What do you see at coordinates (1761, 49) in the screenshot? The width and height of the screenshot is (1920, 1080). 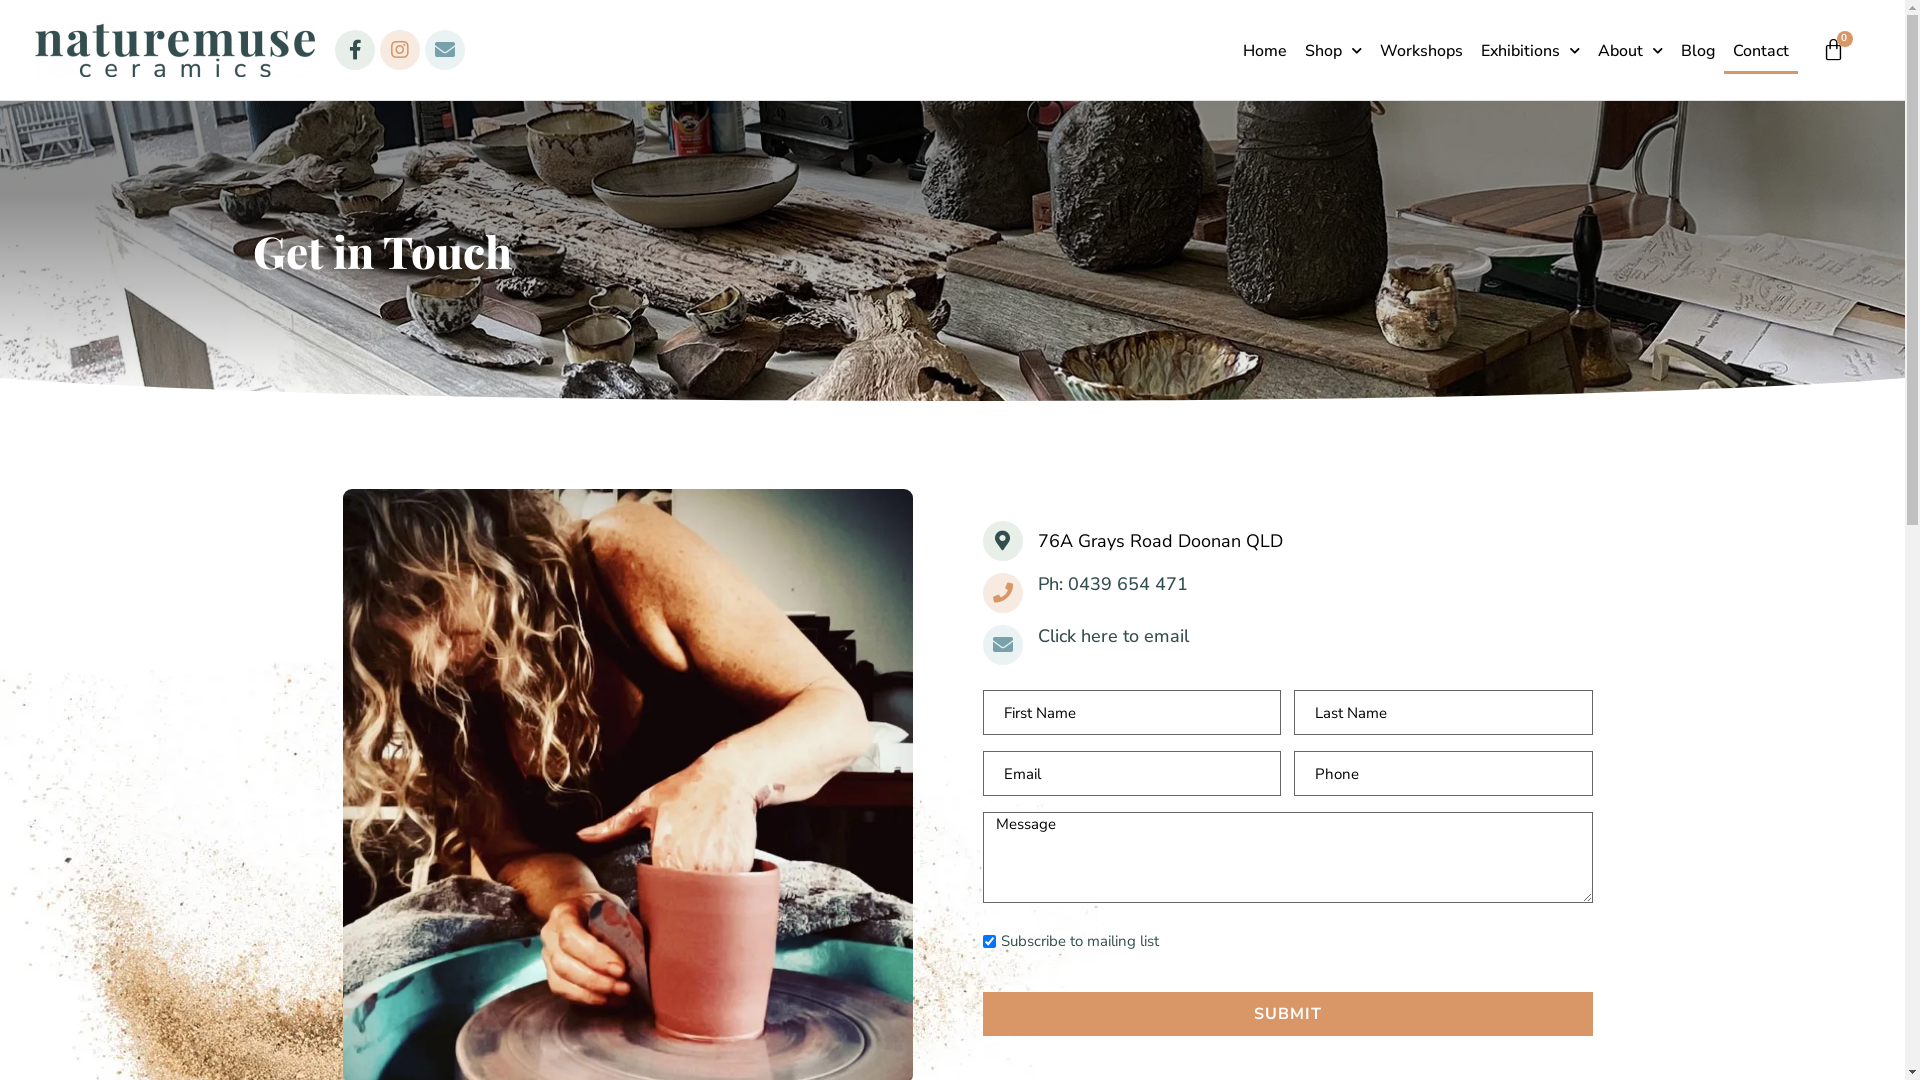 I see `'Contact'` at bounding box center [1761, 49].